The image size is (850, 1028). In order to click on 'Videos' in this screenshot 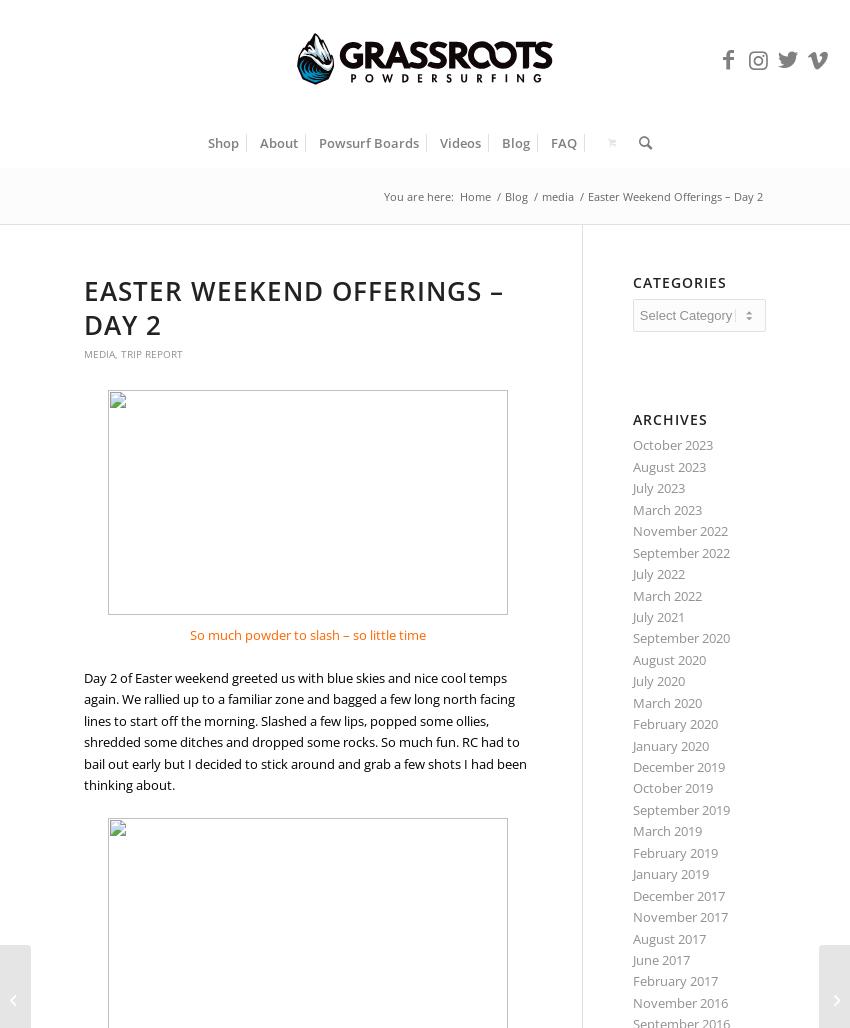, I will do `click(459, 142)`.